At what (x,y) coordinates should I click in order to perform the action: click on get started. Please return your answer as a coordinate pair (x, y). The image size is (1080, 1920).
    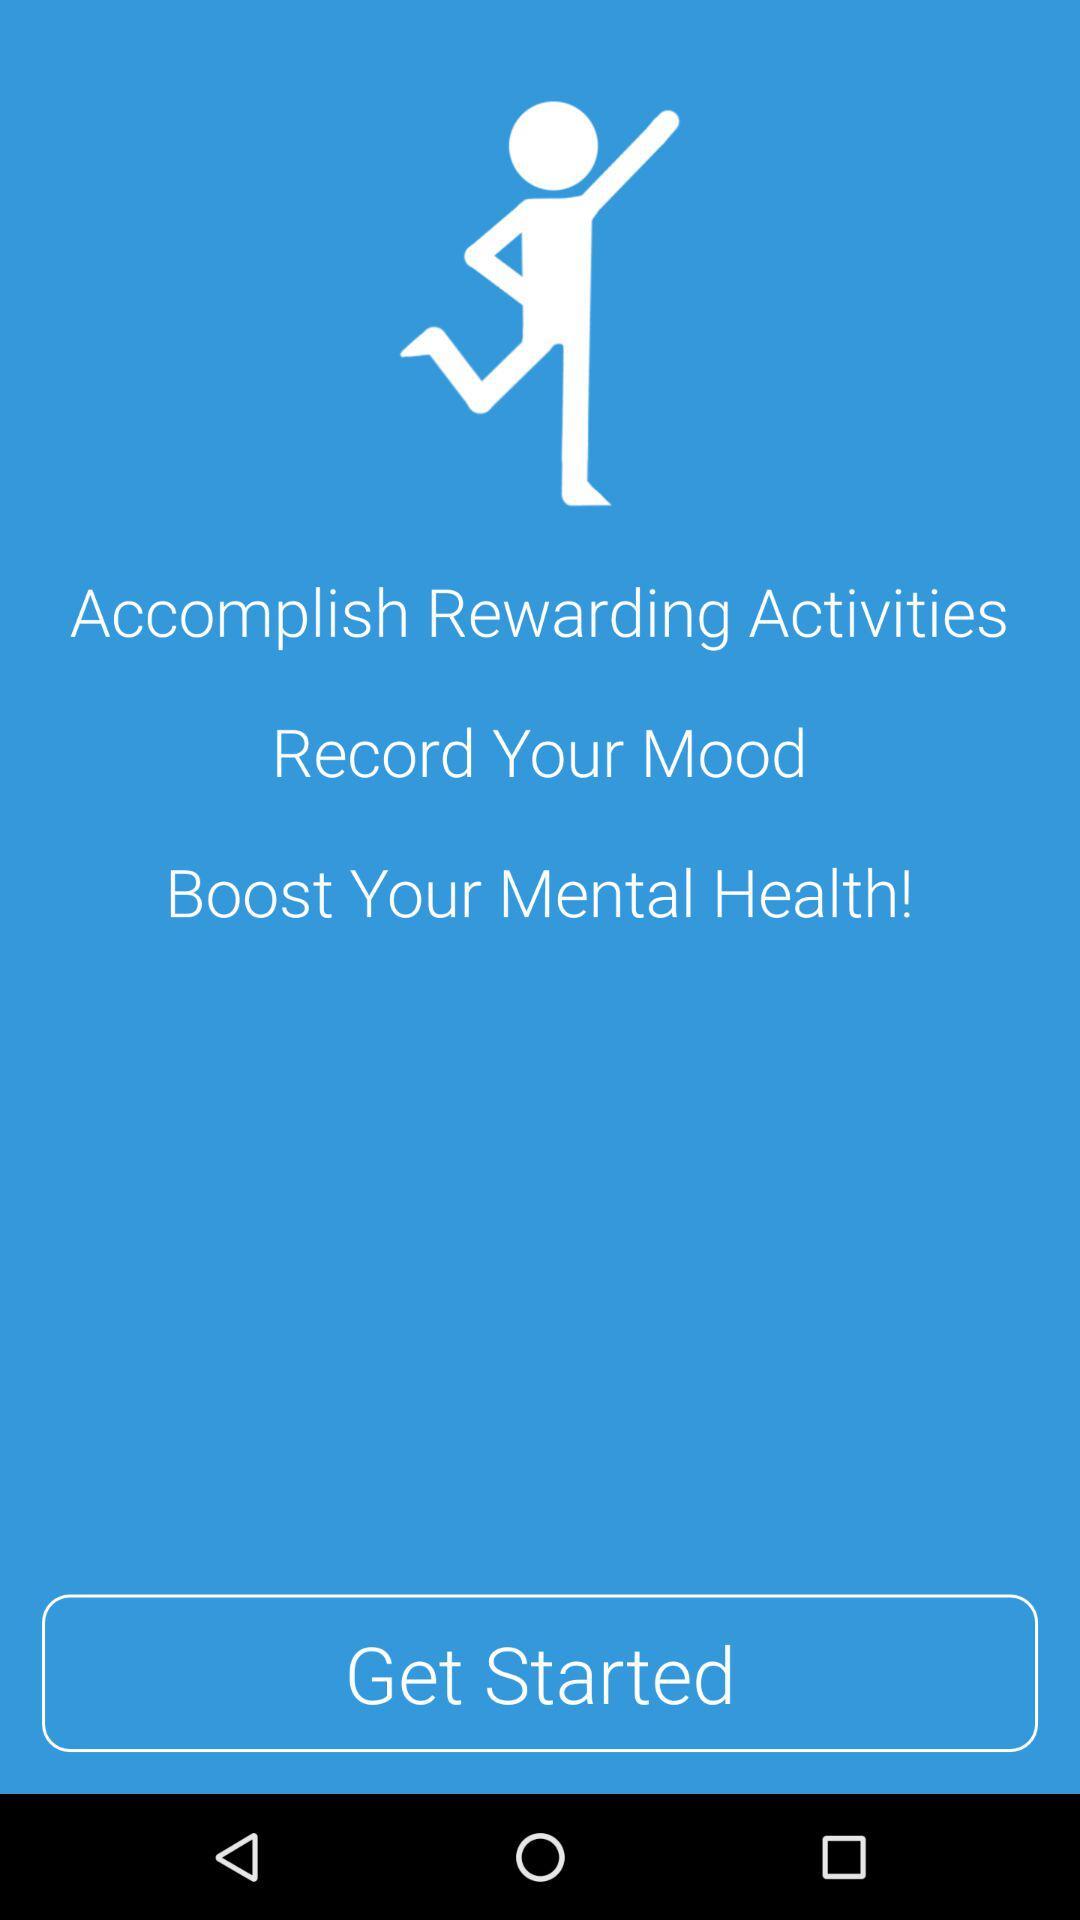
    Looking at the image, I should click on (540, 1673).